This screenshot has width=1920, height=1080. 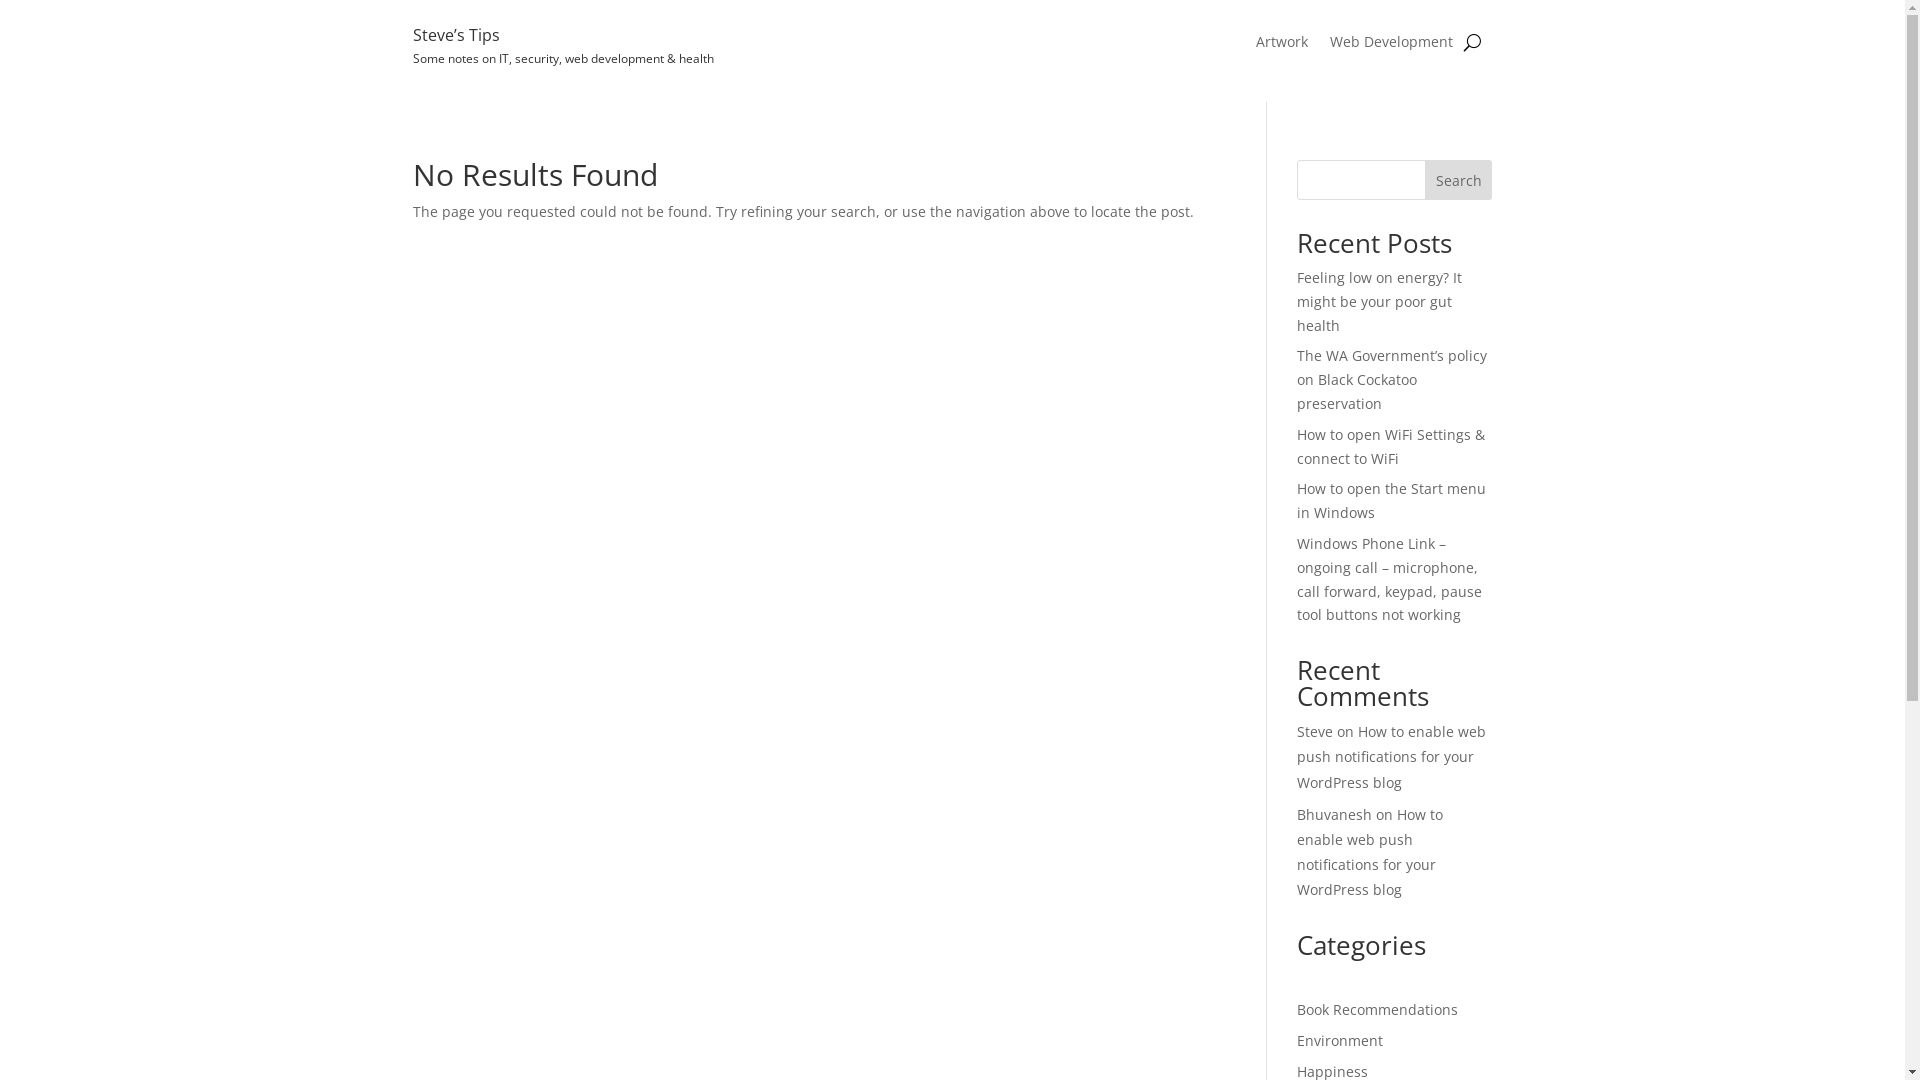 What do you see at coordinates (1339, 1039) in the screenshot?
I see `'Environment'` at bounding box center [1339, 1039].